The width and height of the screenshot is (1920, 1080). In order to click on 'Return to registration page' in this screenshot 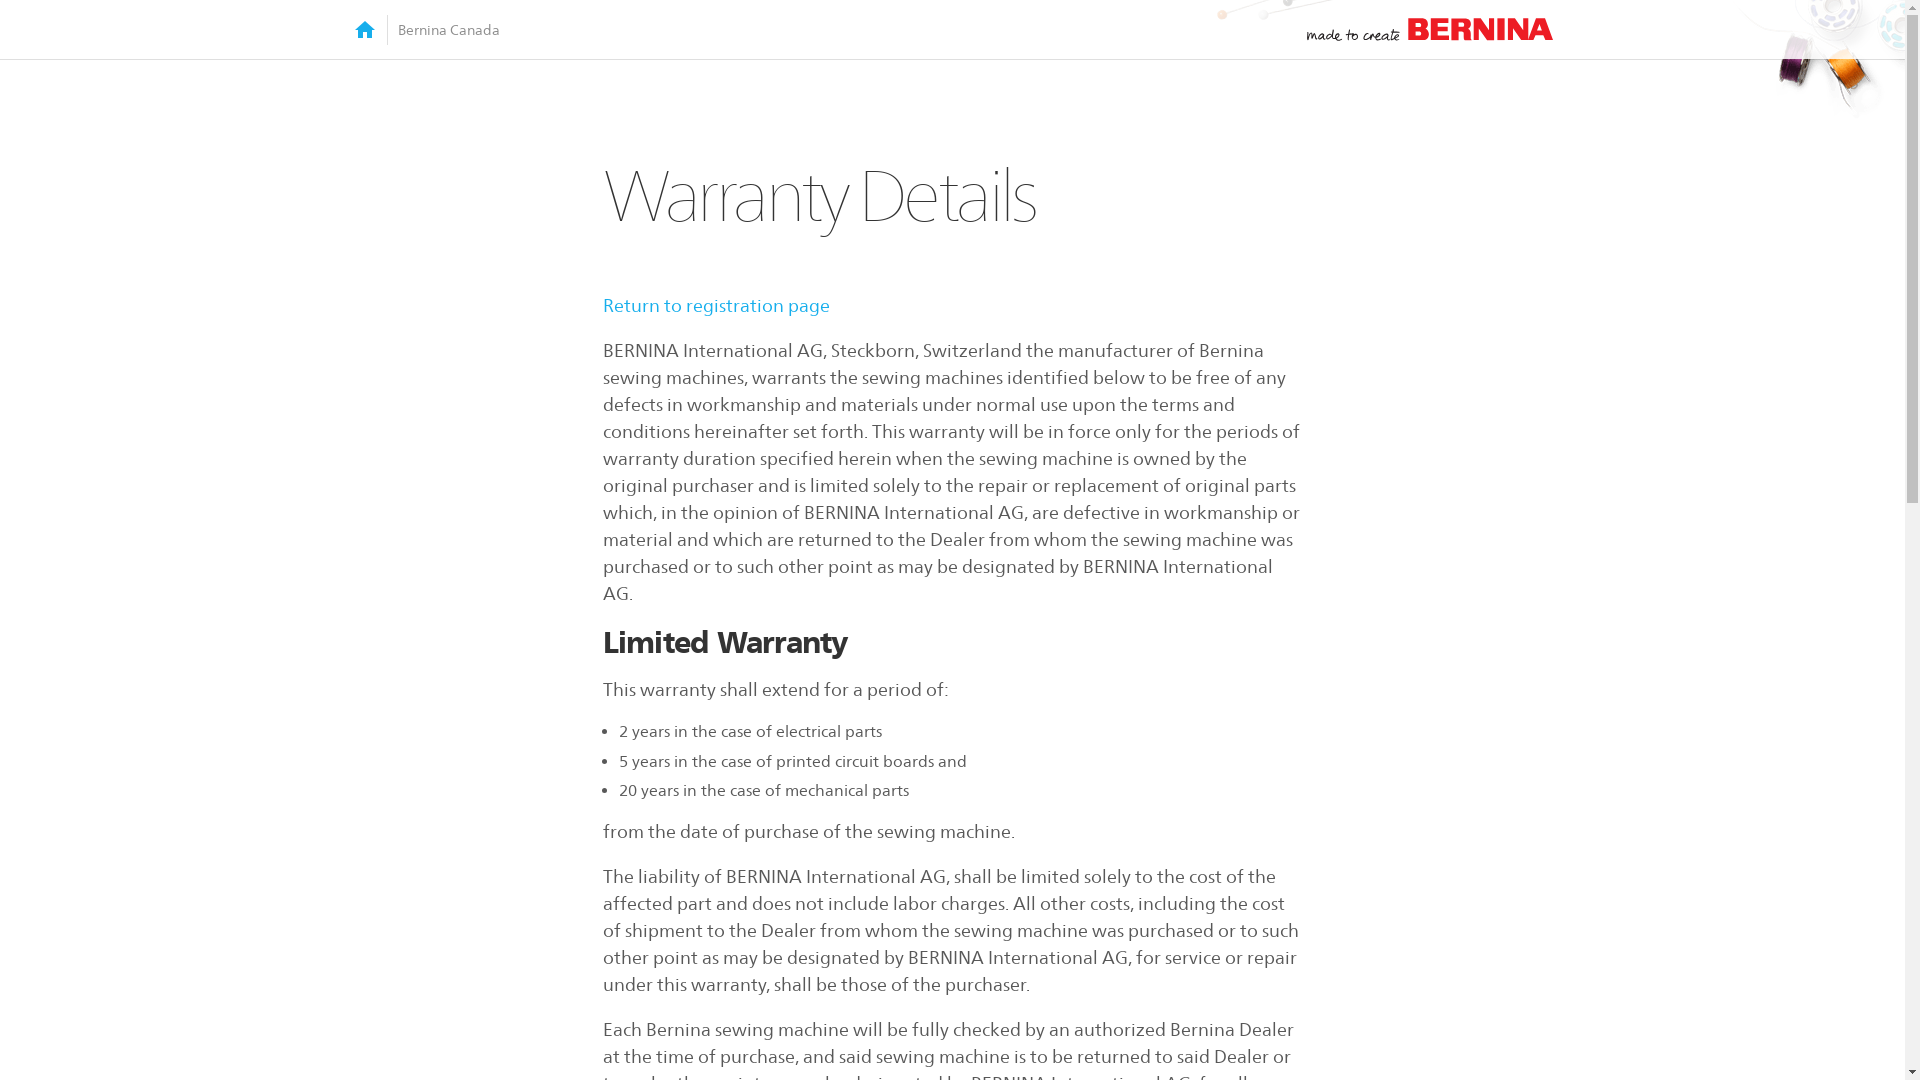, I will do `click(715, 305)`.